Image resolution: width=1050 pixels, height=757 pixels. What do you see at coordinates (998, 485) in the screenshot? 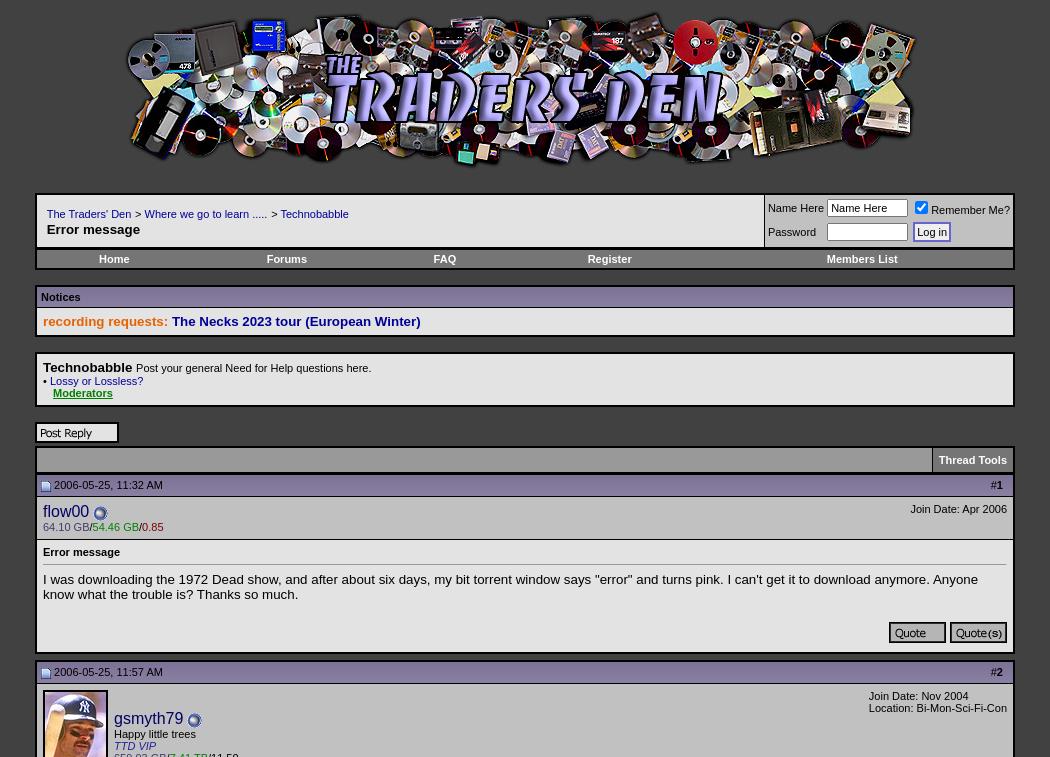
I see `'1'` at bounding box center [998, 485].